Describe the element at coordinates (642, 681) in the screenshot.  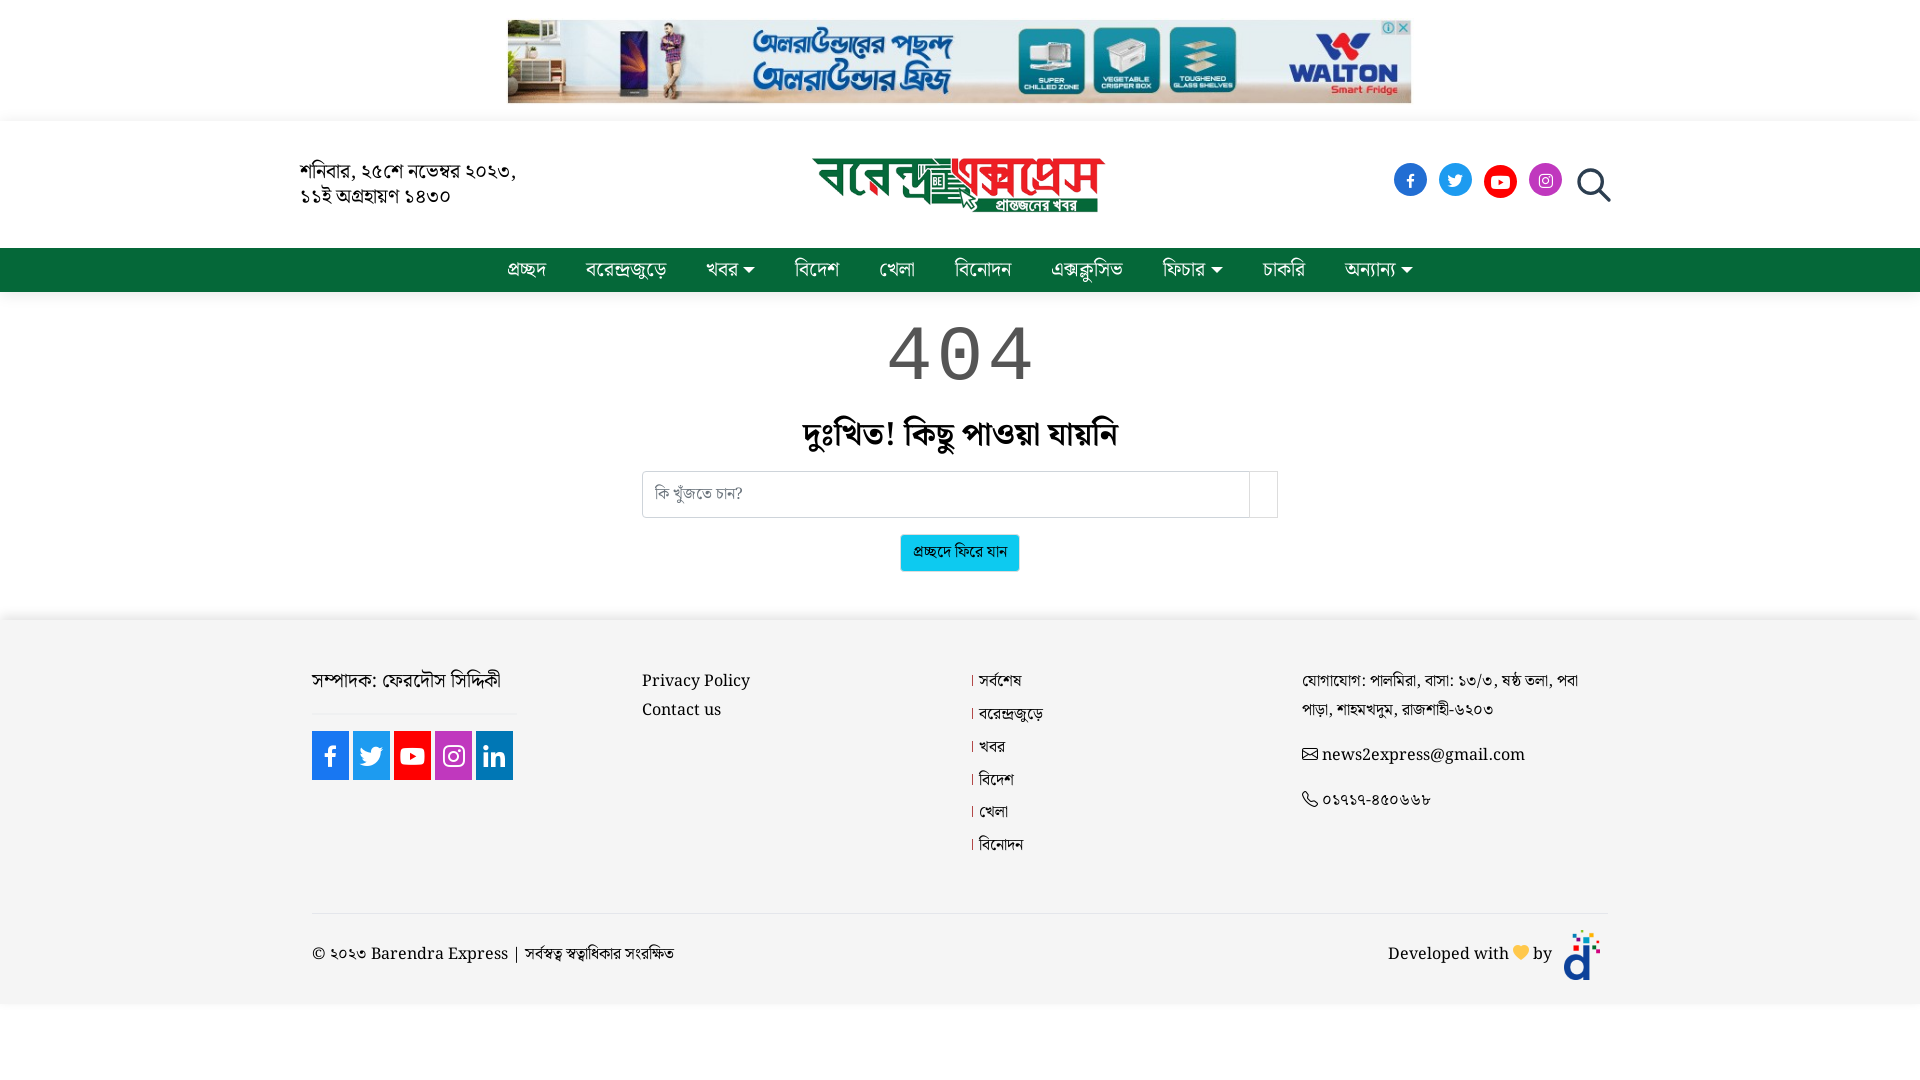
I see `'Privacy Policy'` at that location.